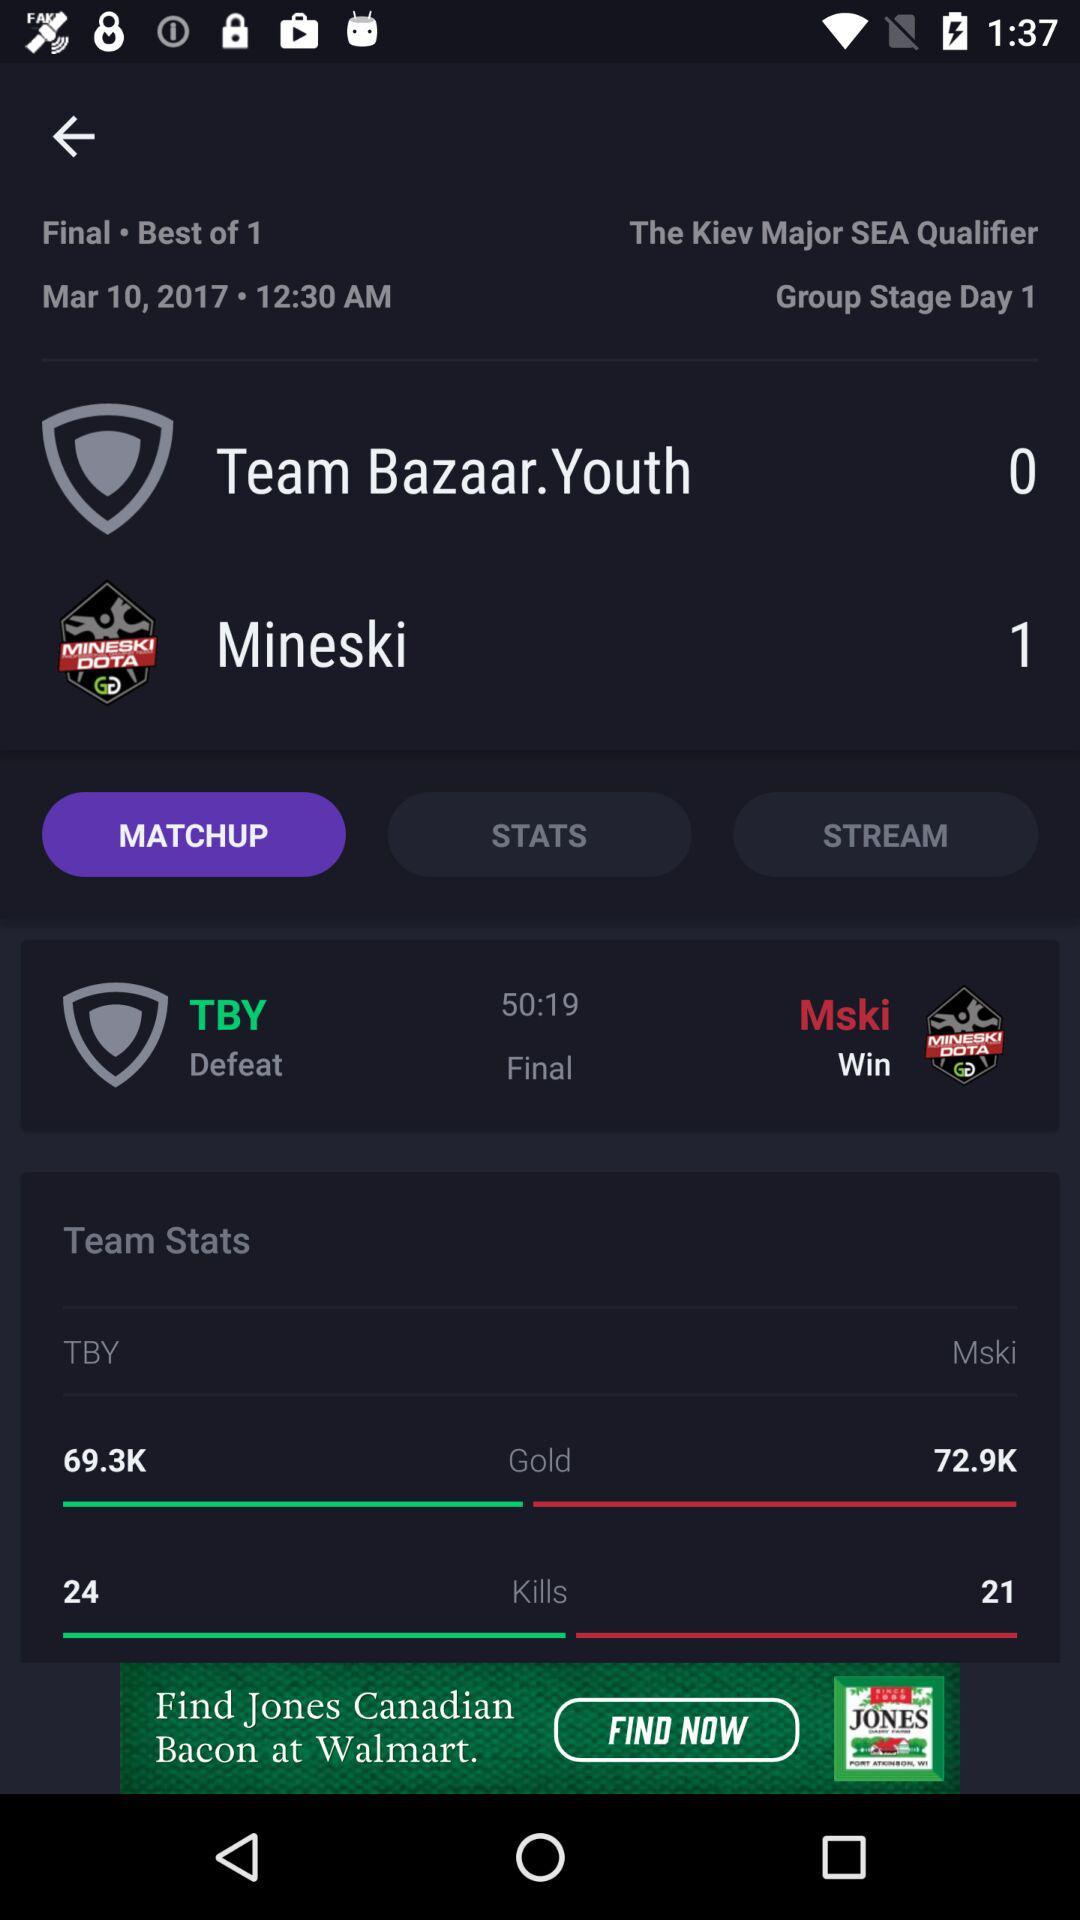 This screenshot has width=1080, height=1920. Describe the element at coordinates (115, 1035) in the screenshot. I see `the favorite icon` at that location.